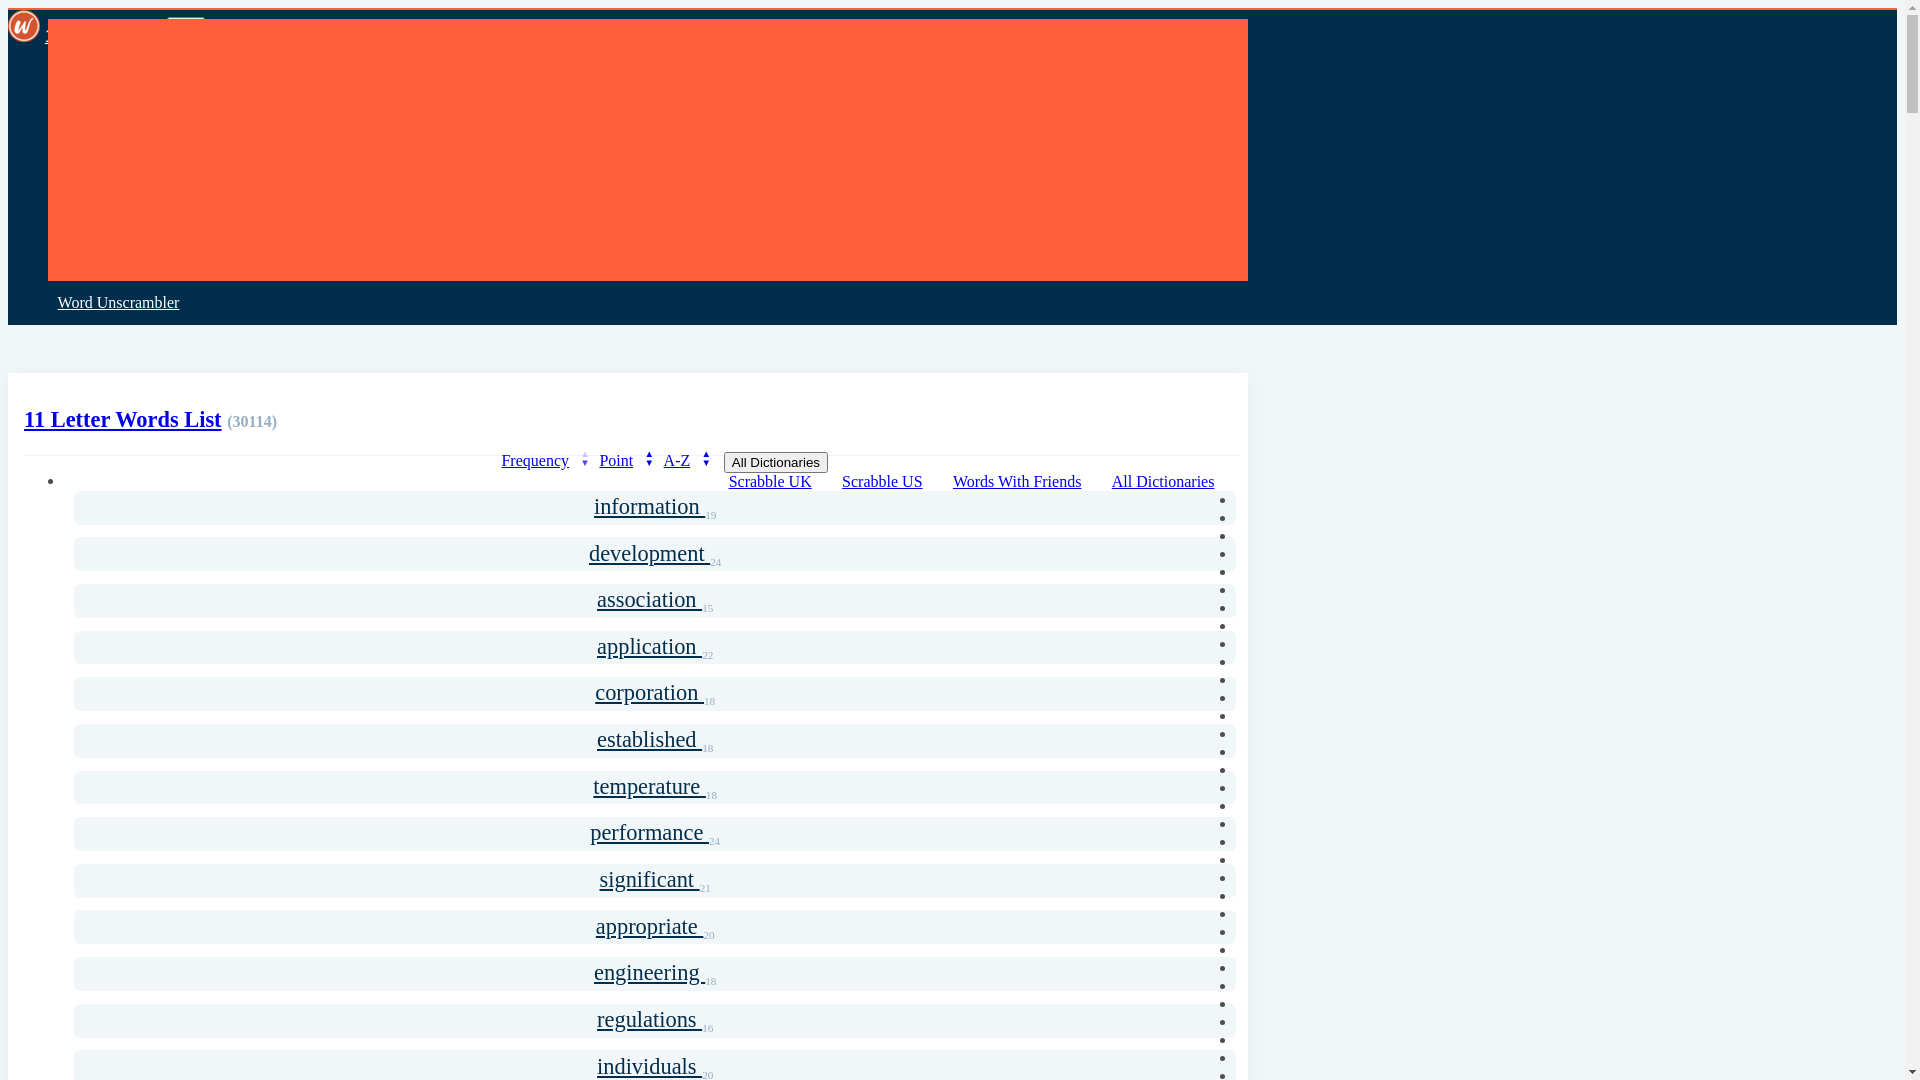  Describe the element at coordinates (728, 482) in the screenshot. I see `'Scrabble UK'` at that location.